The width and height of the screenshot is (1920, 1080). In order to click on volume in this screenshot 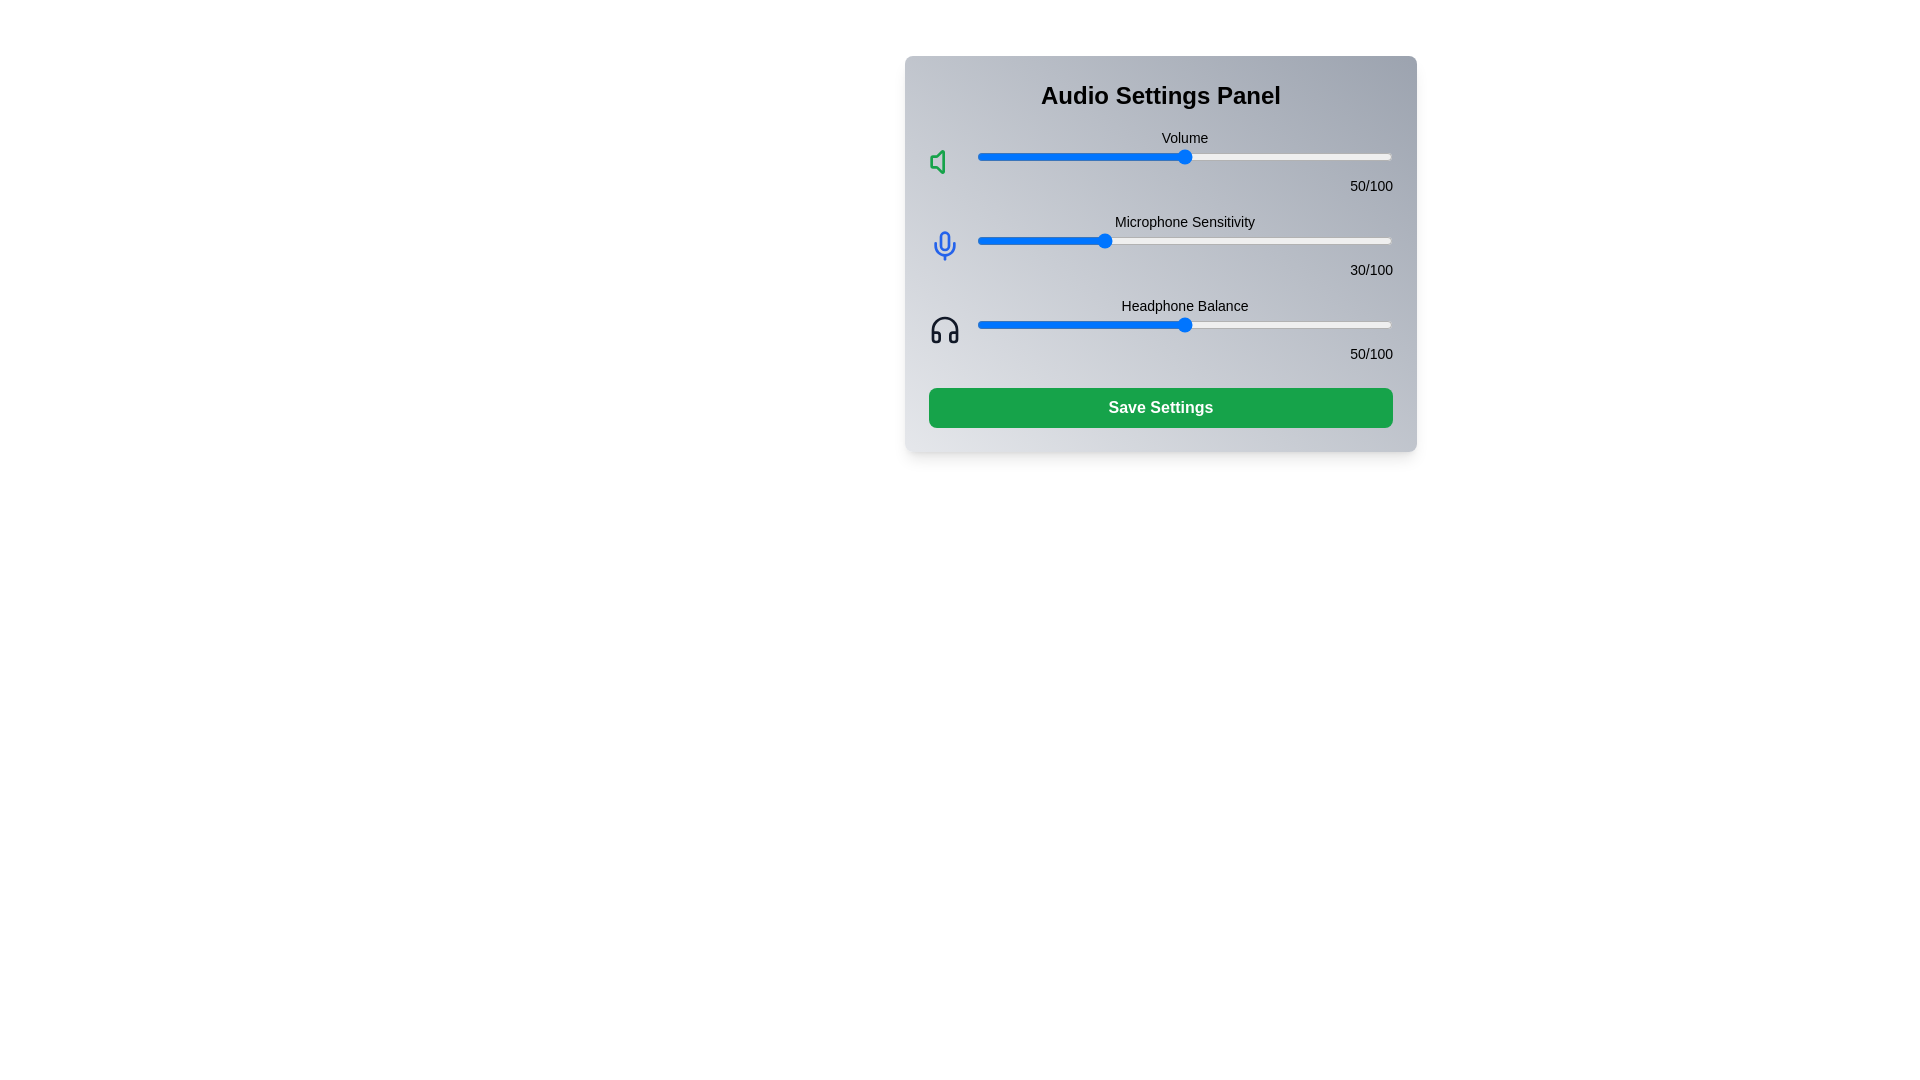, I will do `click(1293, 156)`.